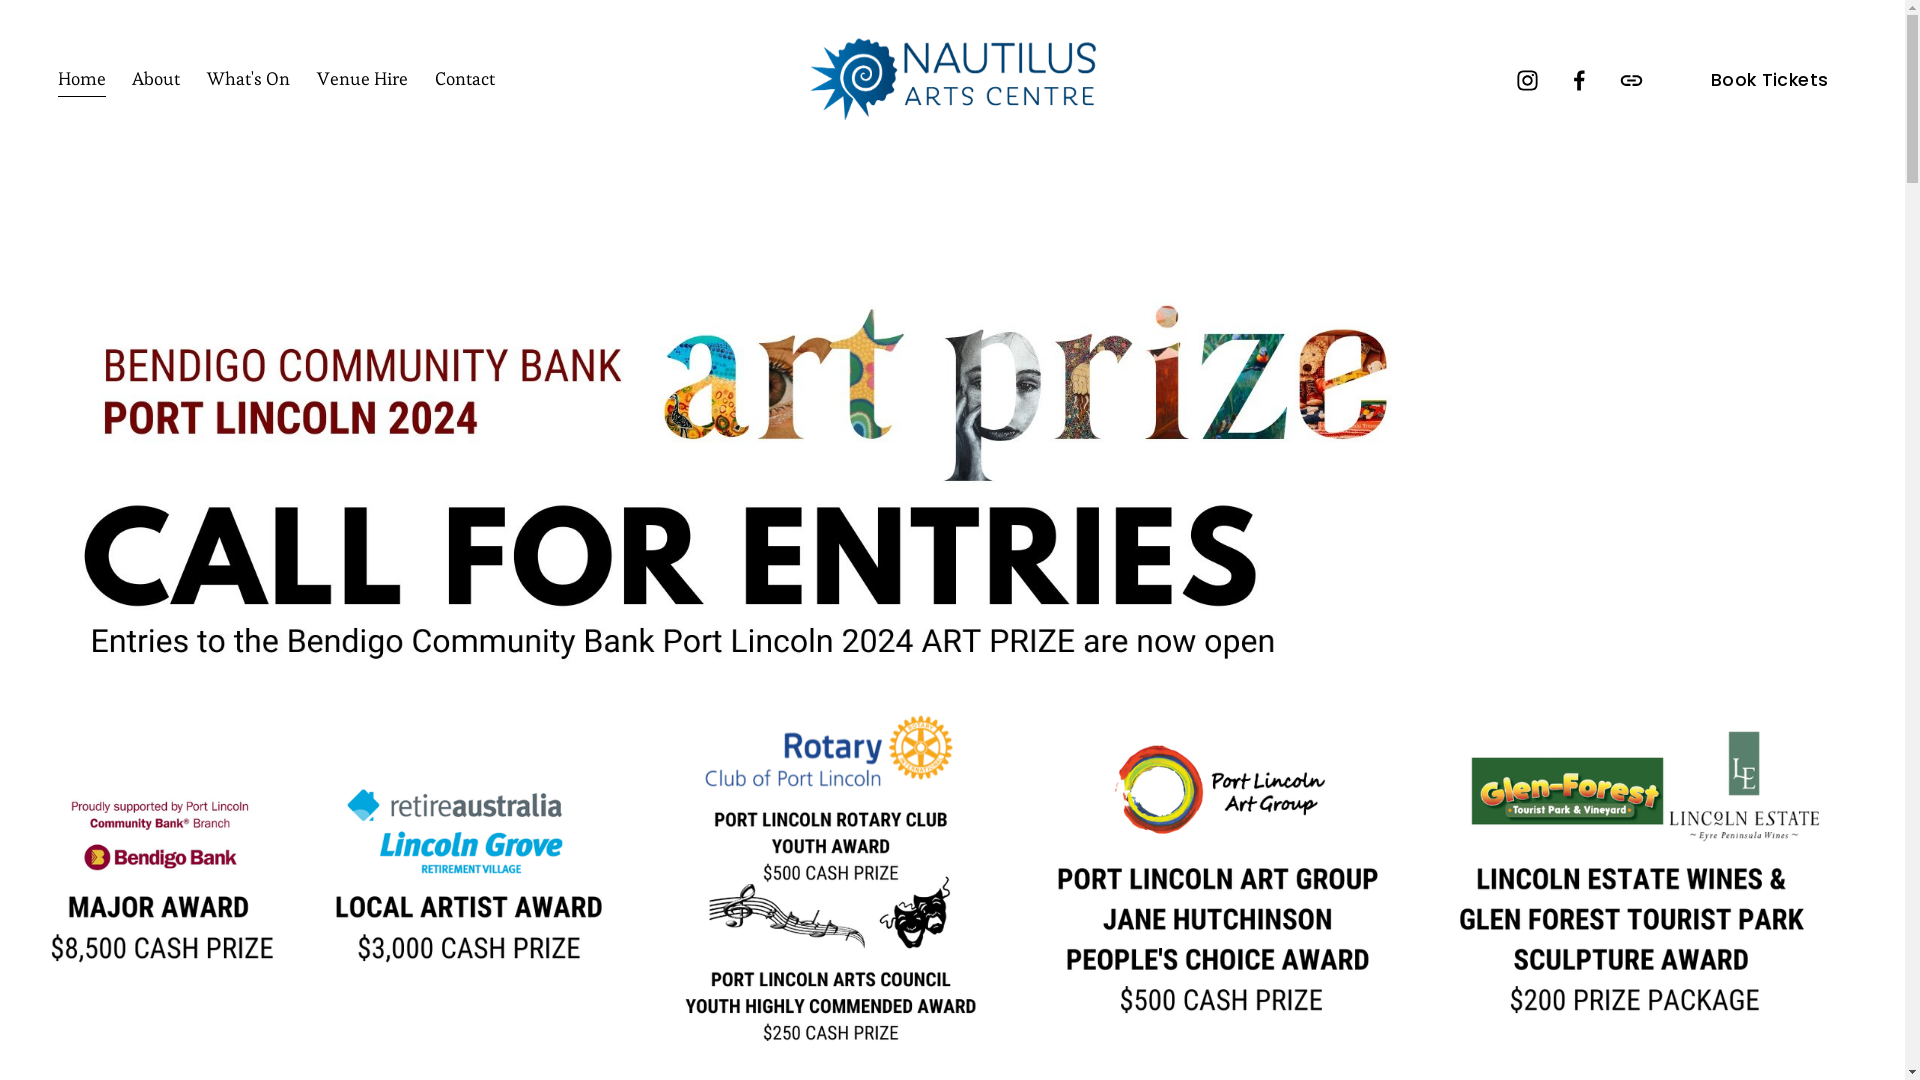 This screenshot has height=1080, width=1920. Describe the element at coordinates (362, 78) in the screenshot. I see `'Venue Hire'` at that location.